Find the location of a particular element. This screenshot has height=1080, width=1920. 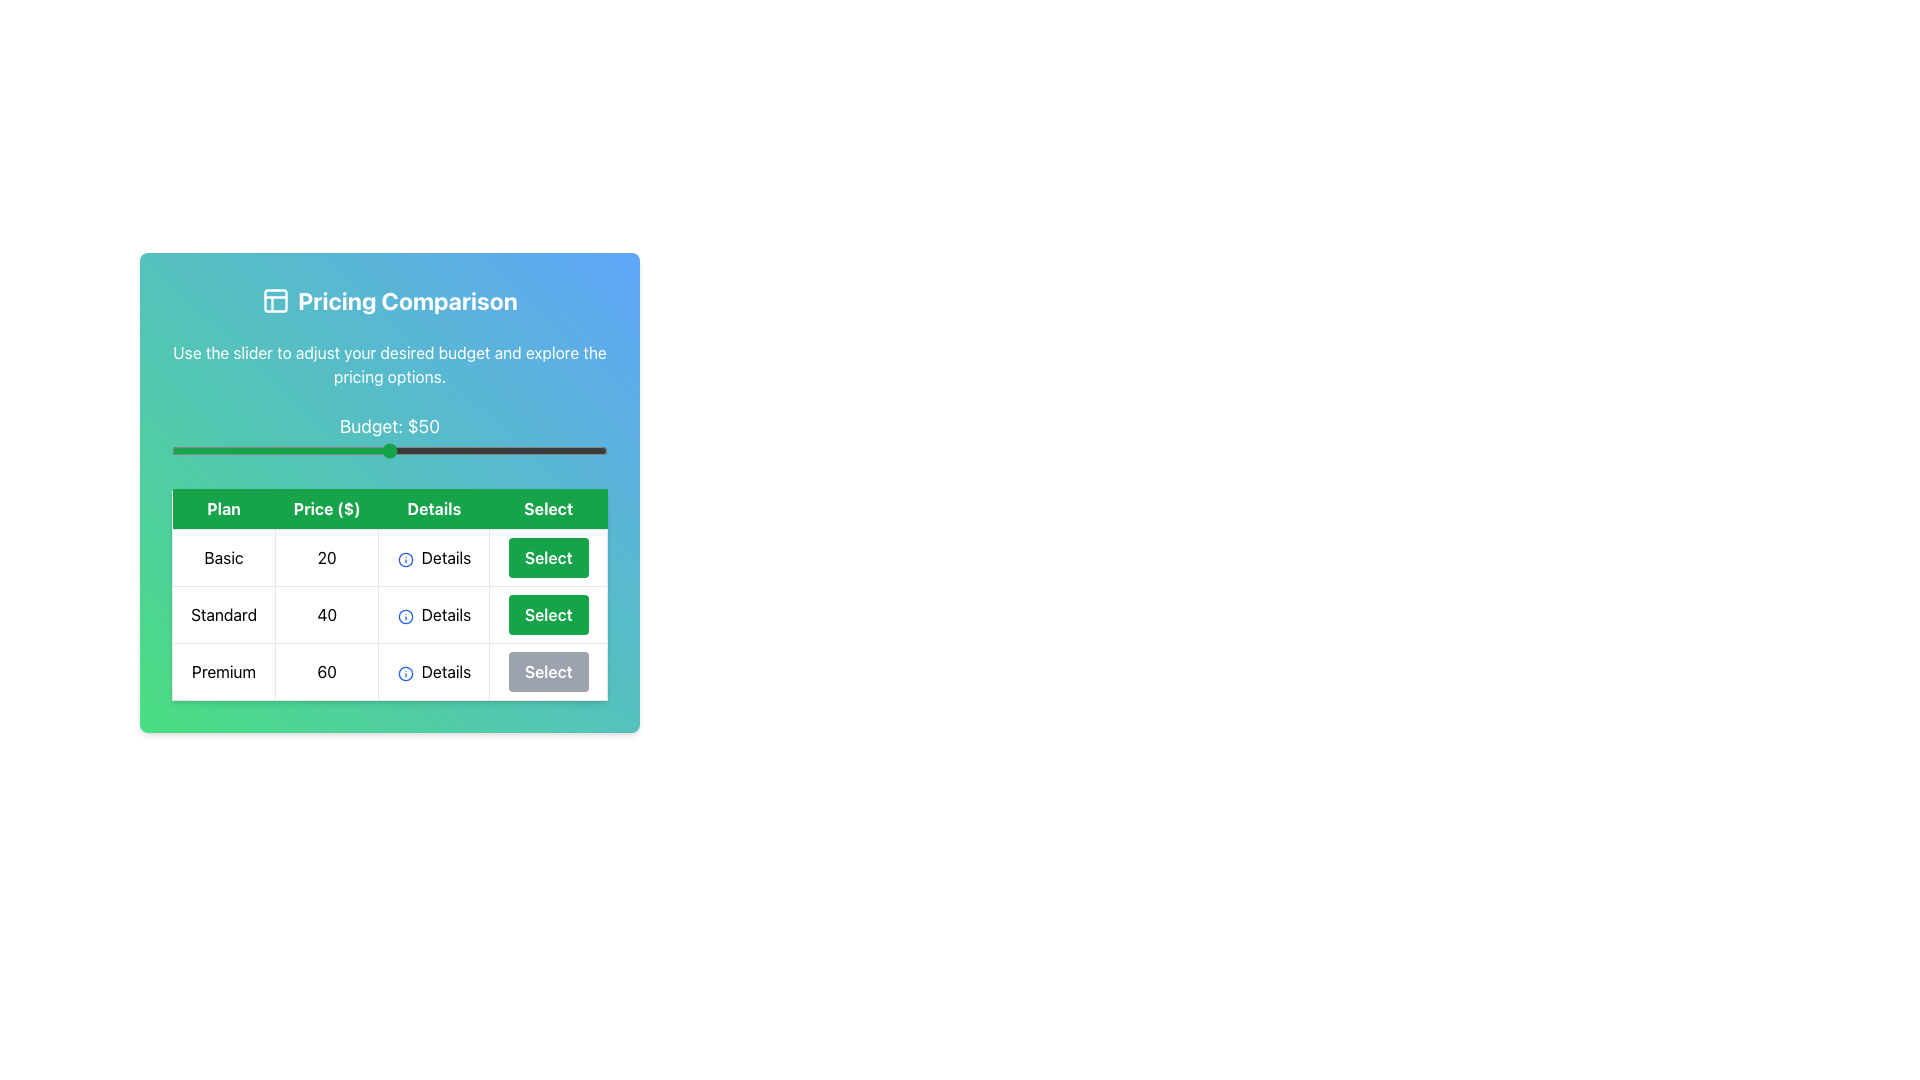

the budget is located at coordinates (310, 451).